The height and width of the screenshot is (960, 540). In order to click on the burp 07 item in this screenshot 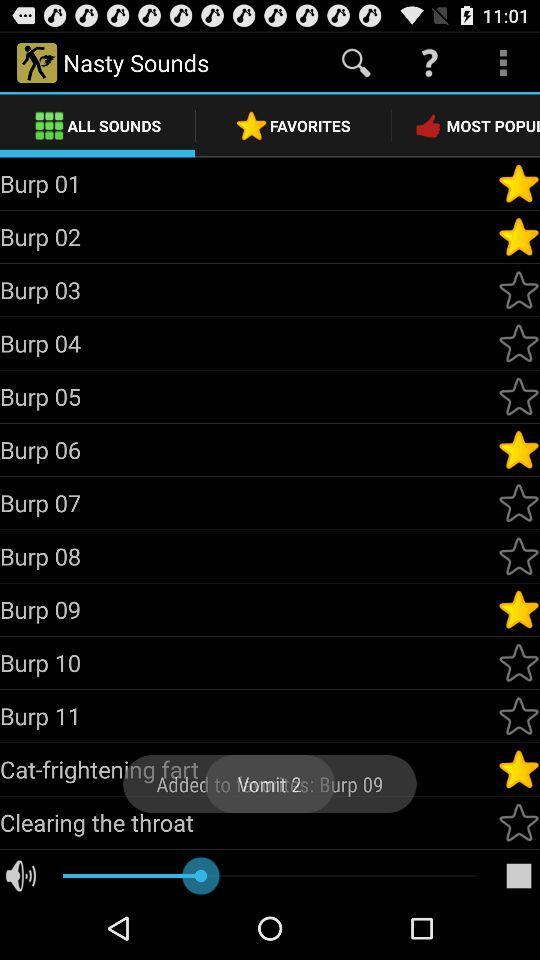, I will do `click(248, 502)`.